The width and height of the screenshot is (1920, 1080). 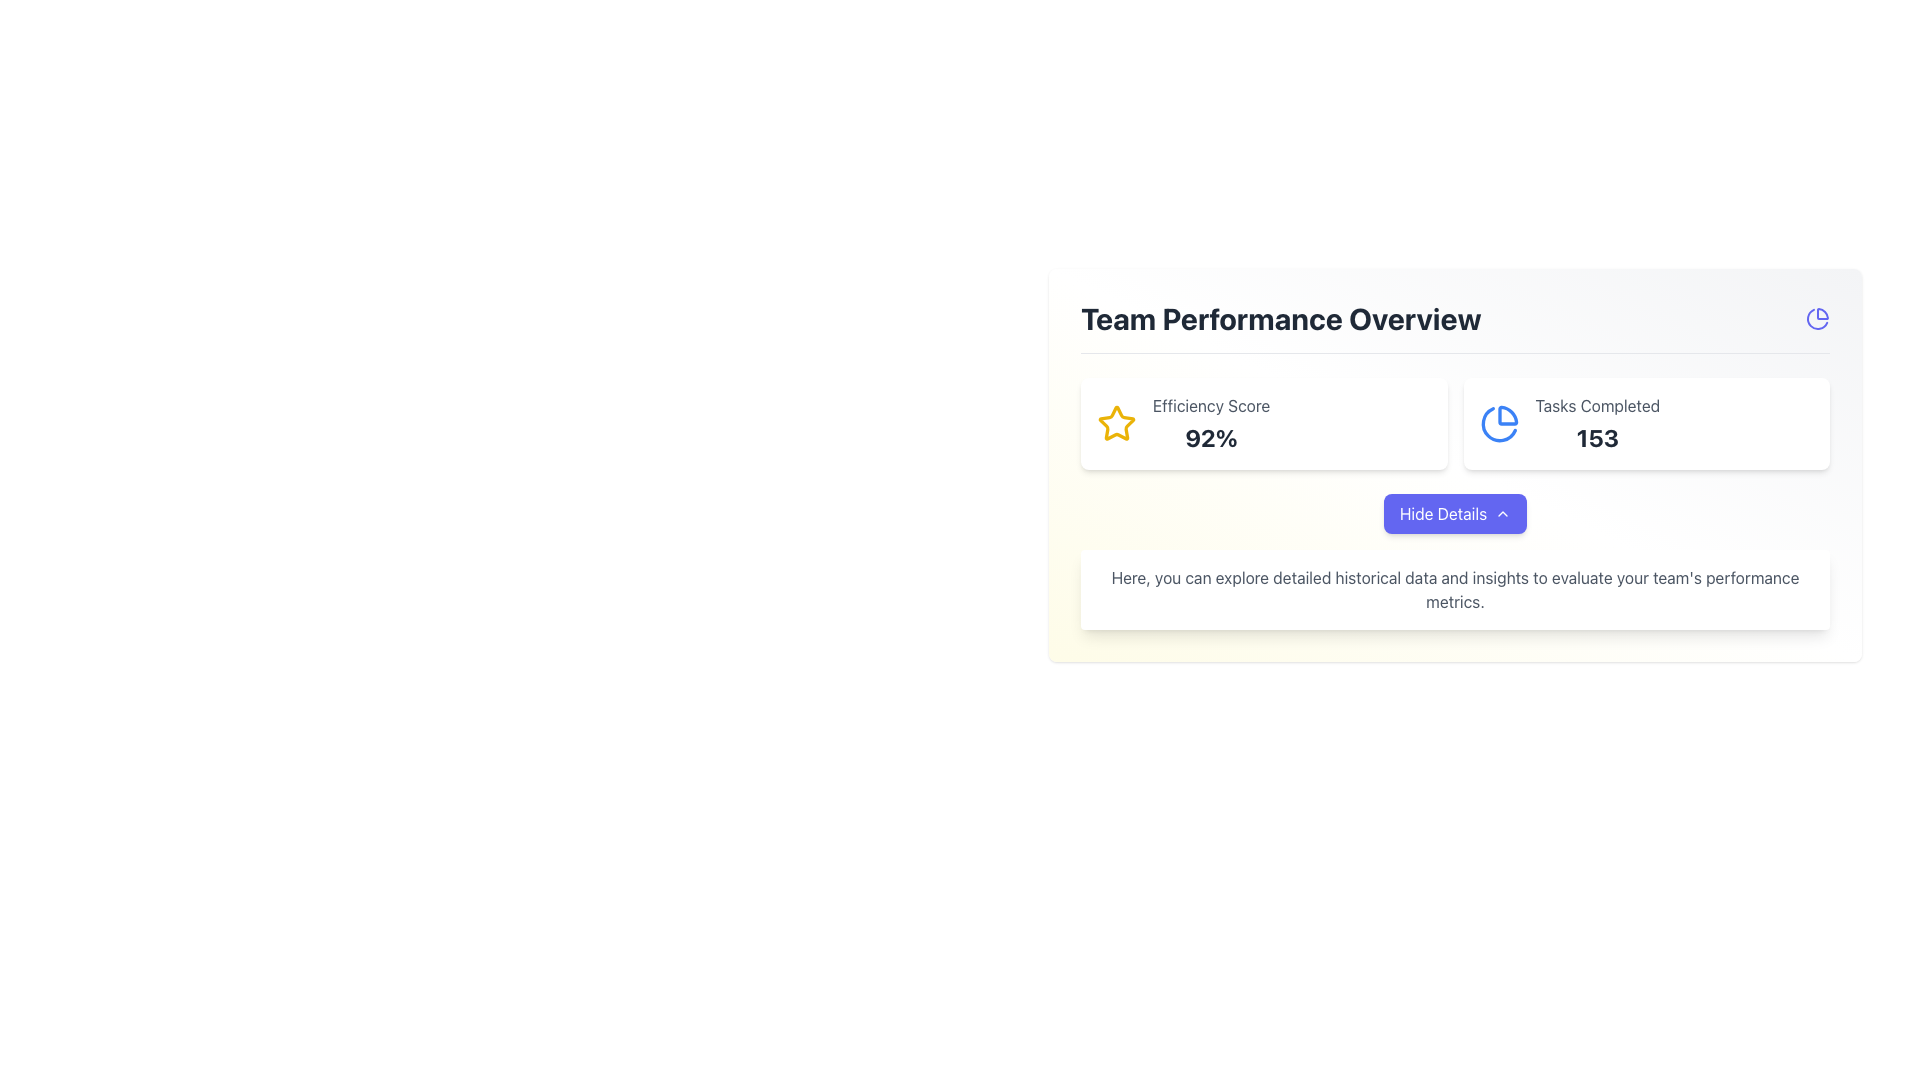 What do you see at coordinates (1823, 314) in the screenshot?
I see `the upper right segment of the pie chart located at the top-right corner of the interface` at bounding box center [1823, 314].